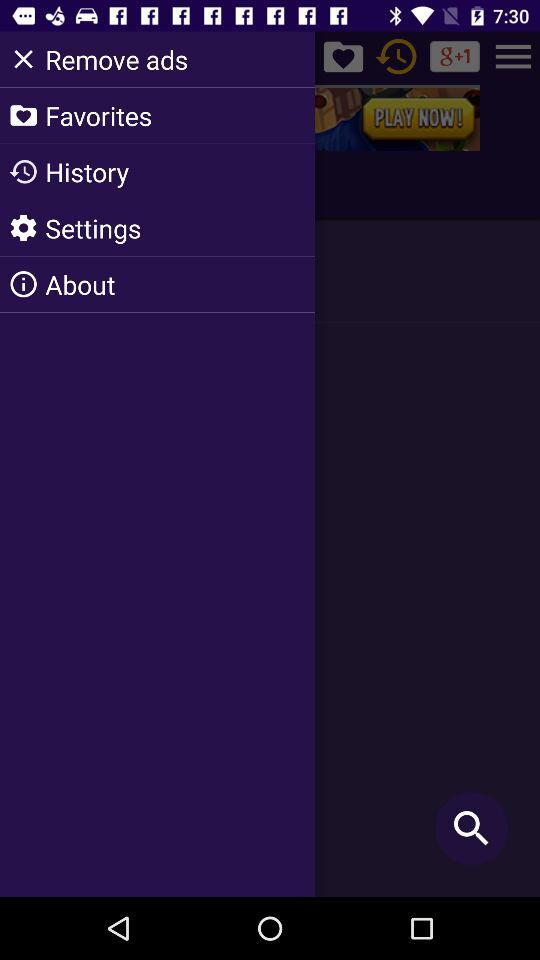 The width and height of the screenshot is (540, 960). Describe the element at coordinates (513, 55) in the screenshot. I see `the menu icon` at that location.